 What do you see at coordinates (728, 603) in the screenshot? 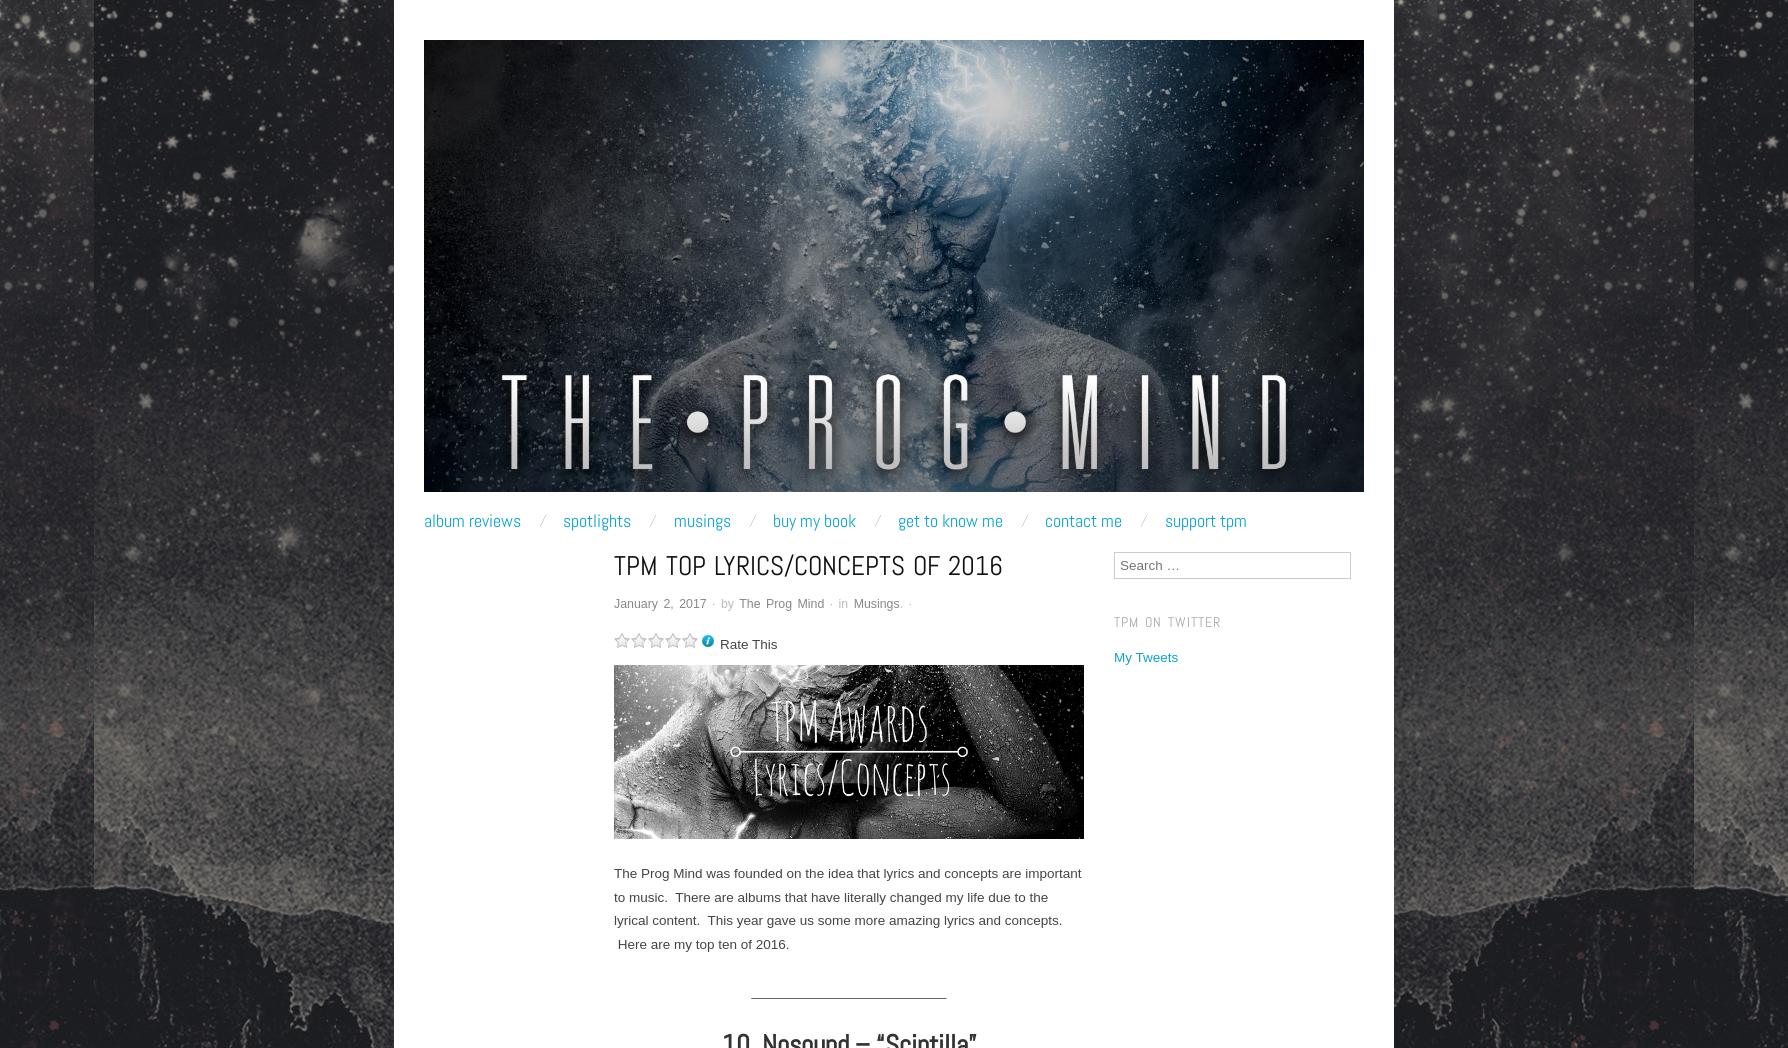
I see `'by'` at bounding box center [728, 603].